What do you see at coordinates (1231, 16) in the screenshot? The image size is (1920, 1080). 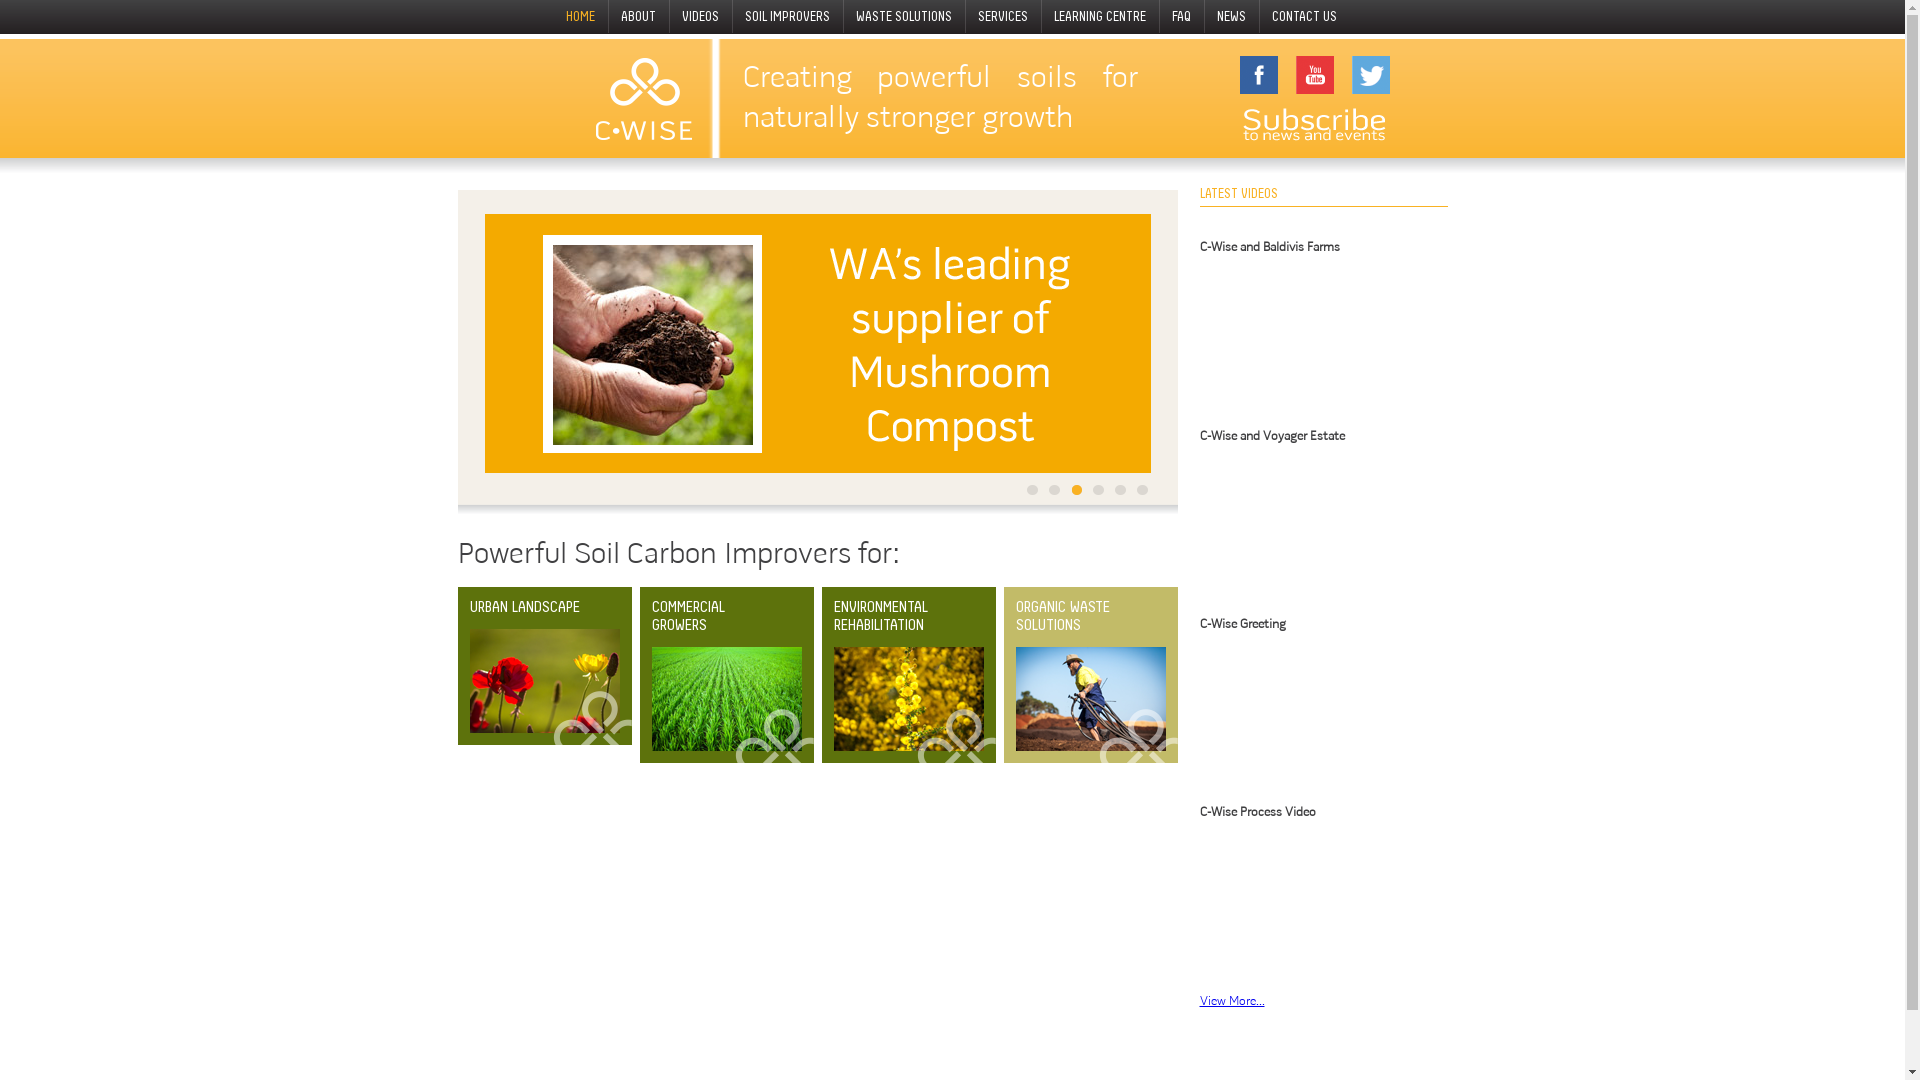 I see `'NEWS'` at bounding box center [1231, 16].